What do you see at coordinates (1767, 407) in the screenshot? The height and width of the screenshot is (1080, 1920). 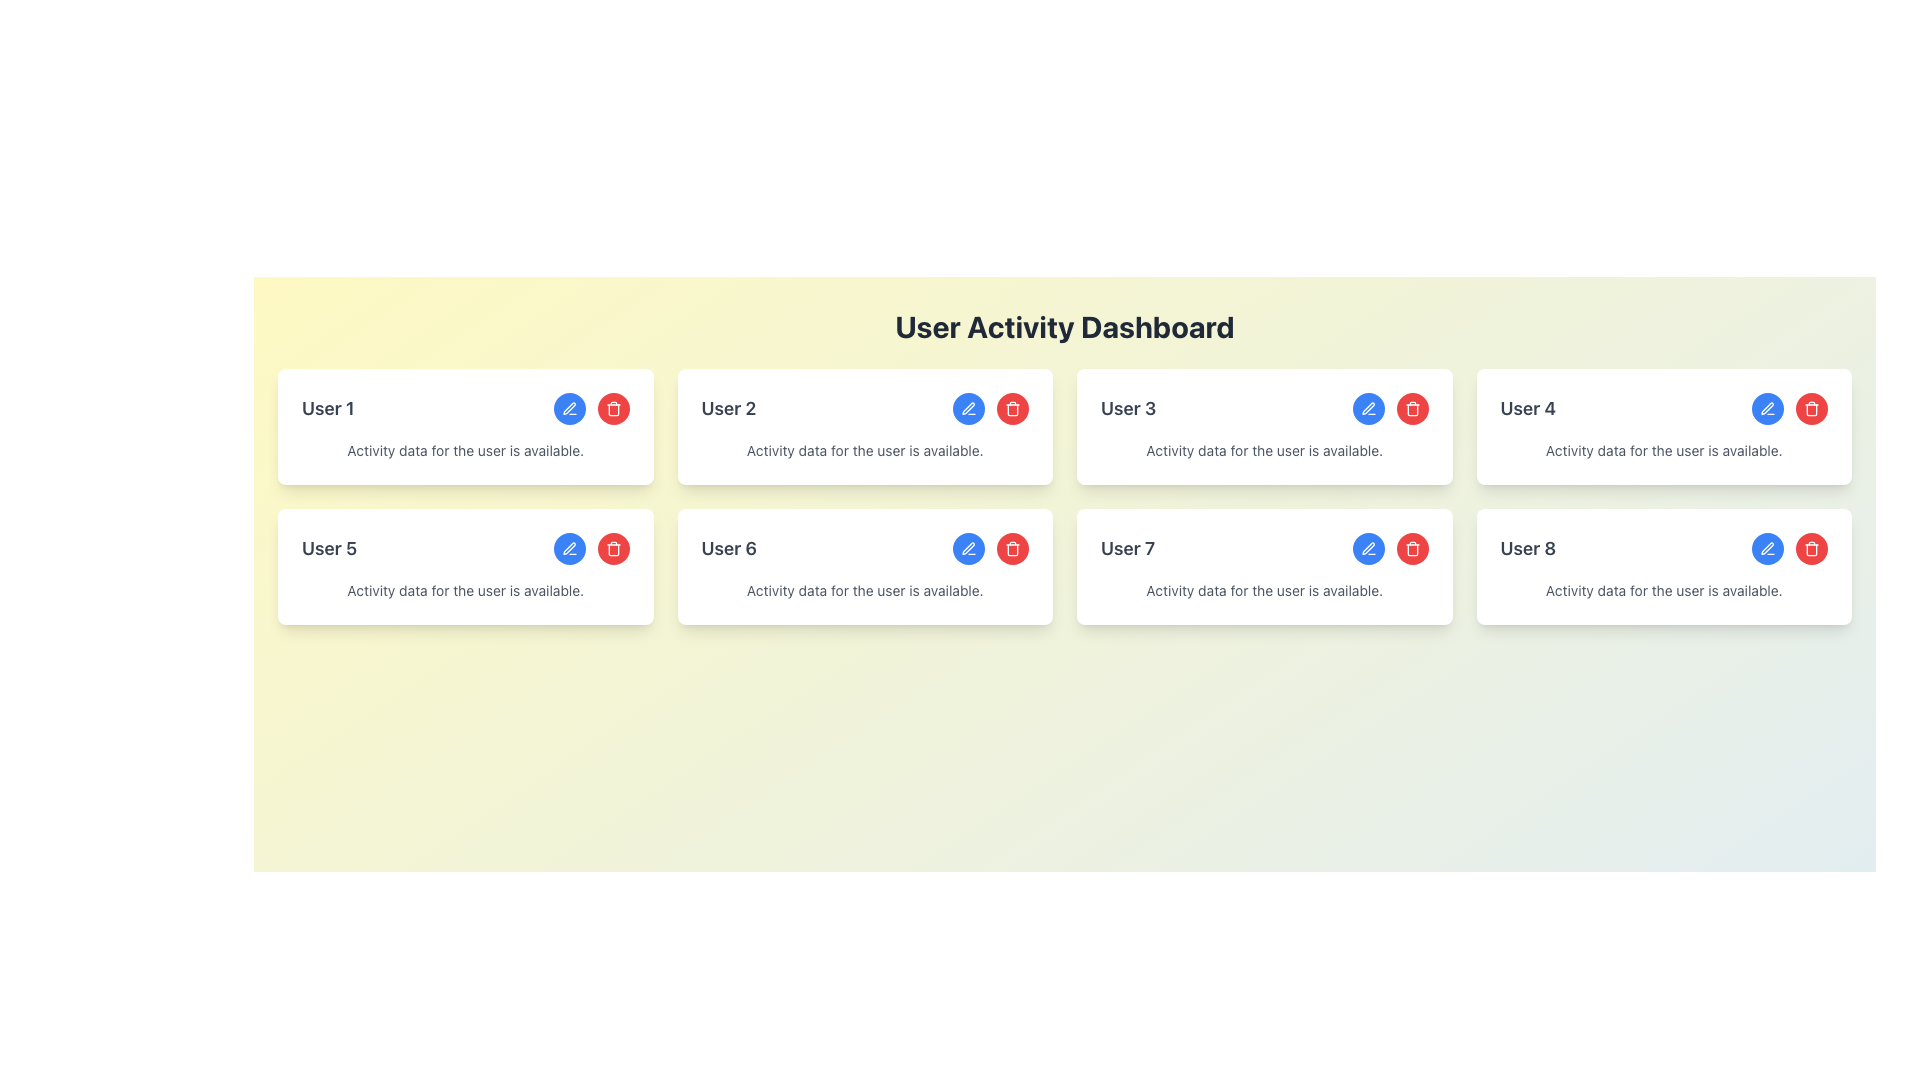 I see `the icon-based button located in the top-right section of the 'User 4' card` at bounding box center [1767, 407].